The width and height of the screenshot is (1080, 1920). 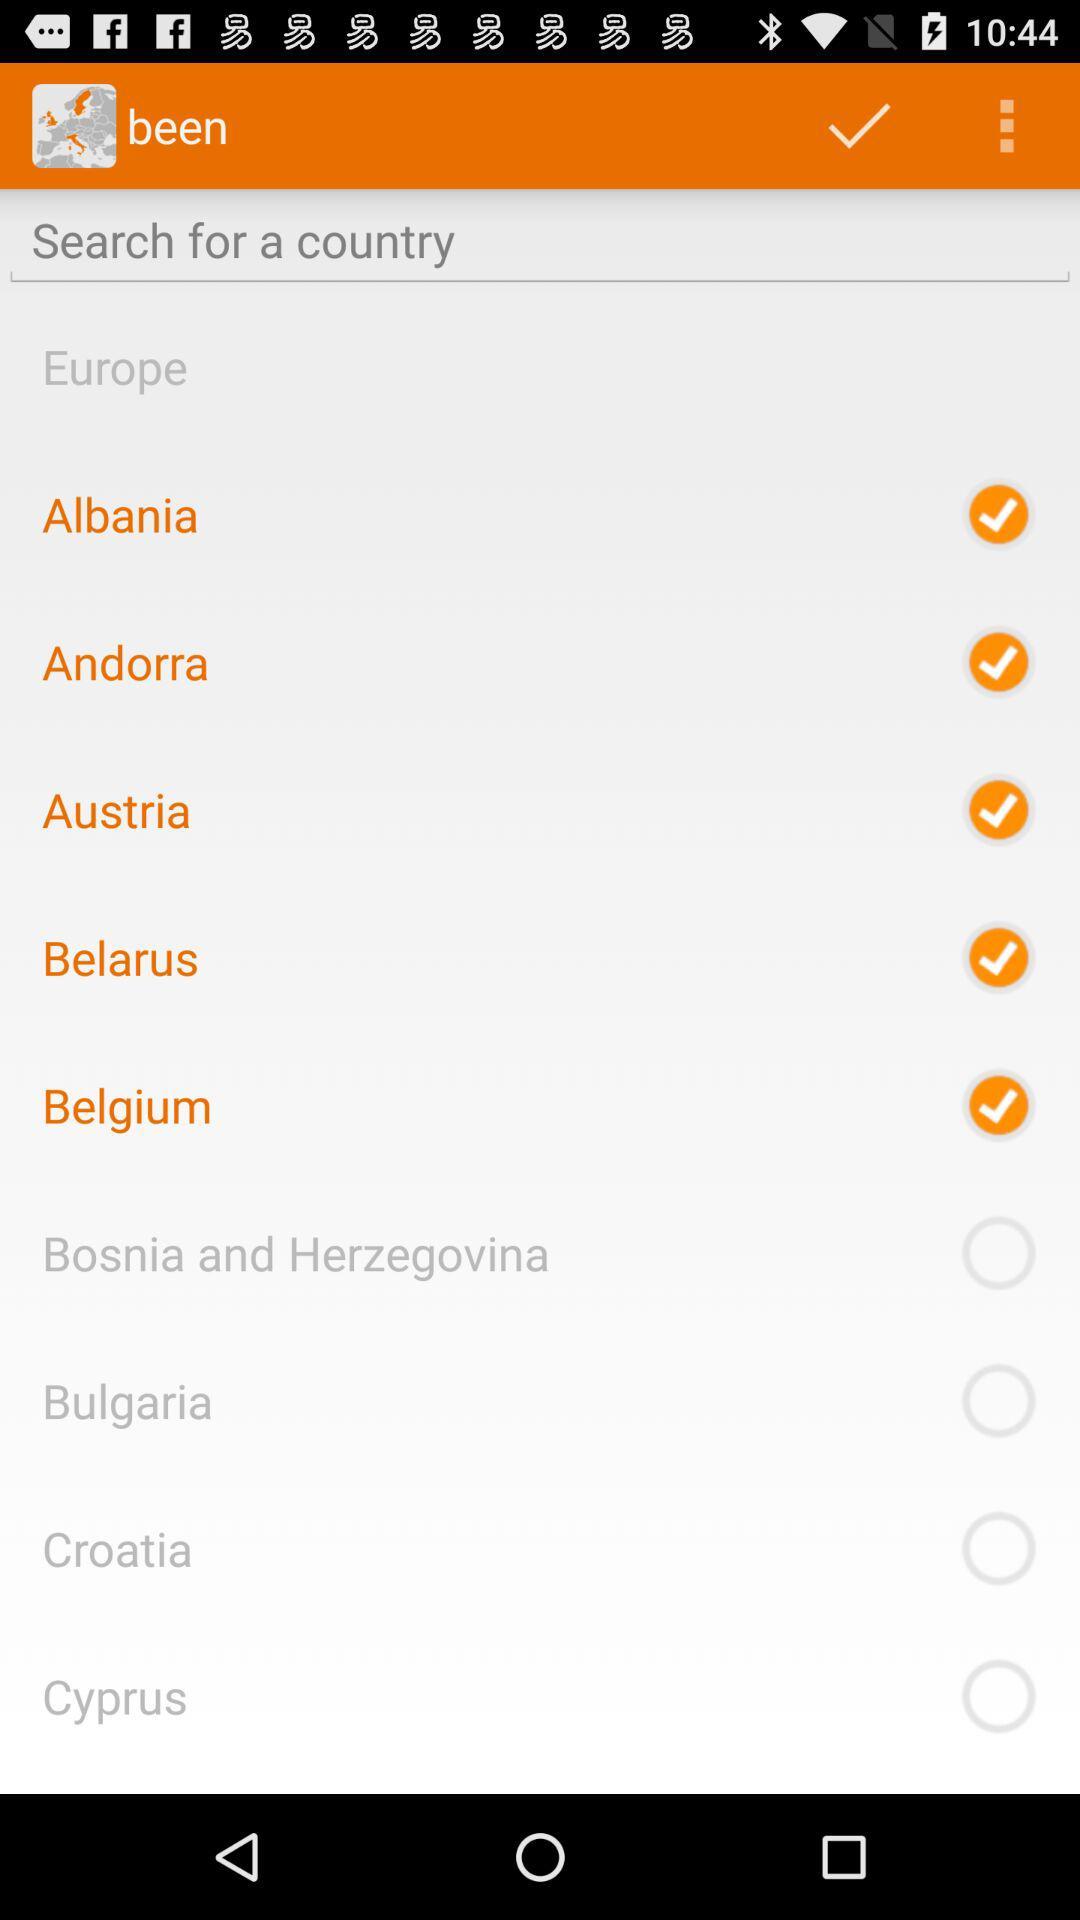 I want to click on albania item, so click(x=120, y=514).